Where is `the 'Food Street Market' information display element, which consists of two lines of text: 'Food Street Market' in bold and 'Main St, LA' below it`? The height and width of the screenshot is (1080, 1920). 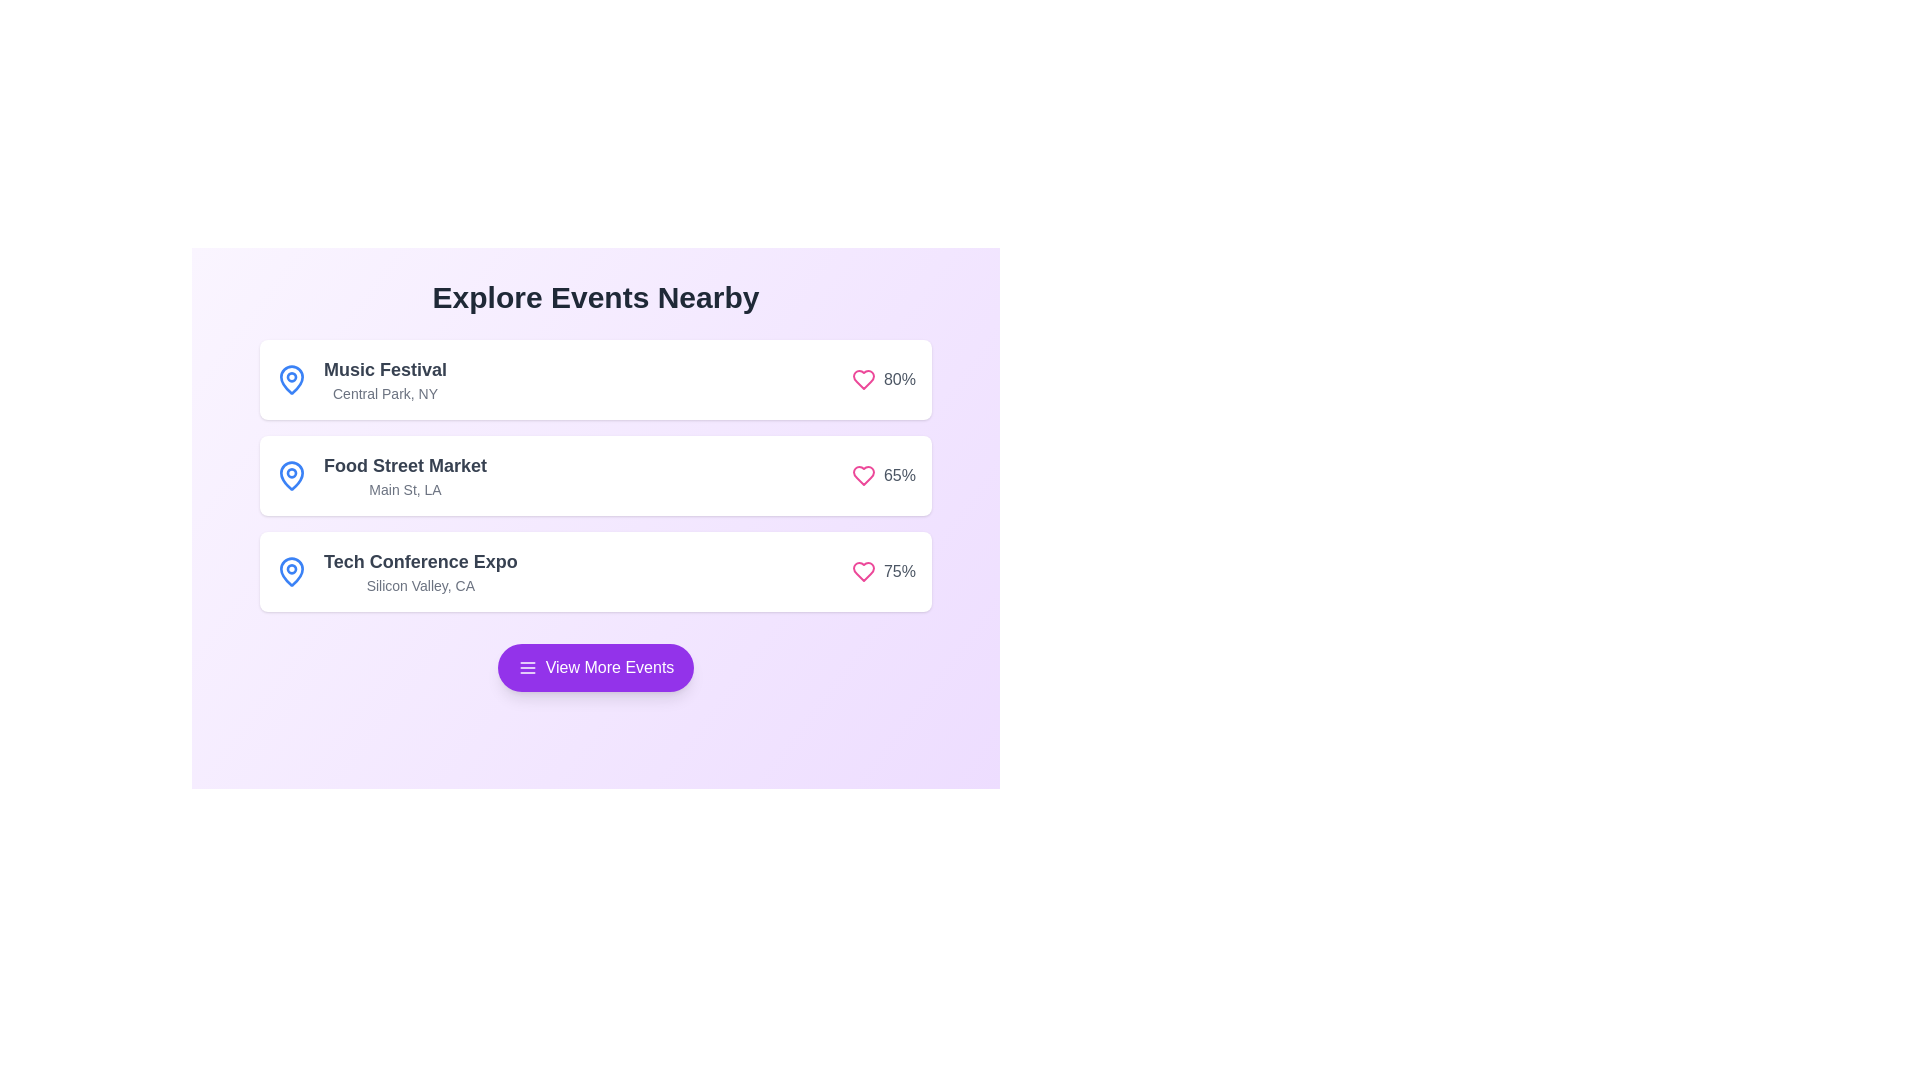
the 'Food Street Market' information display element, which consists of two lines of text: 'Food Street Market' in bold and 'Main St, LA' below it is located at coordinates (404, 475).